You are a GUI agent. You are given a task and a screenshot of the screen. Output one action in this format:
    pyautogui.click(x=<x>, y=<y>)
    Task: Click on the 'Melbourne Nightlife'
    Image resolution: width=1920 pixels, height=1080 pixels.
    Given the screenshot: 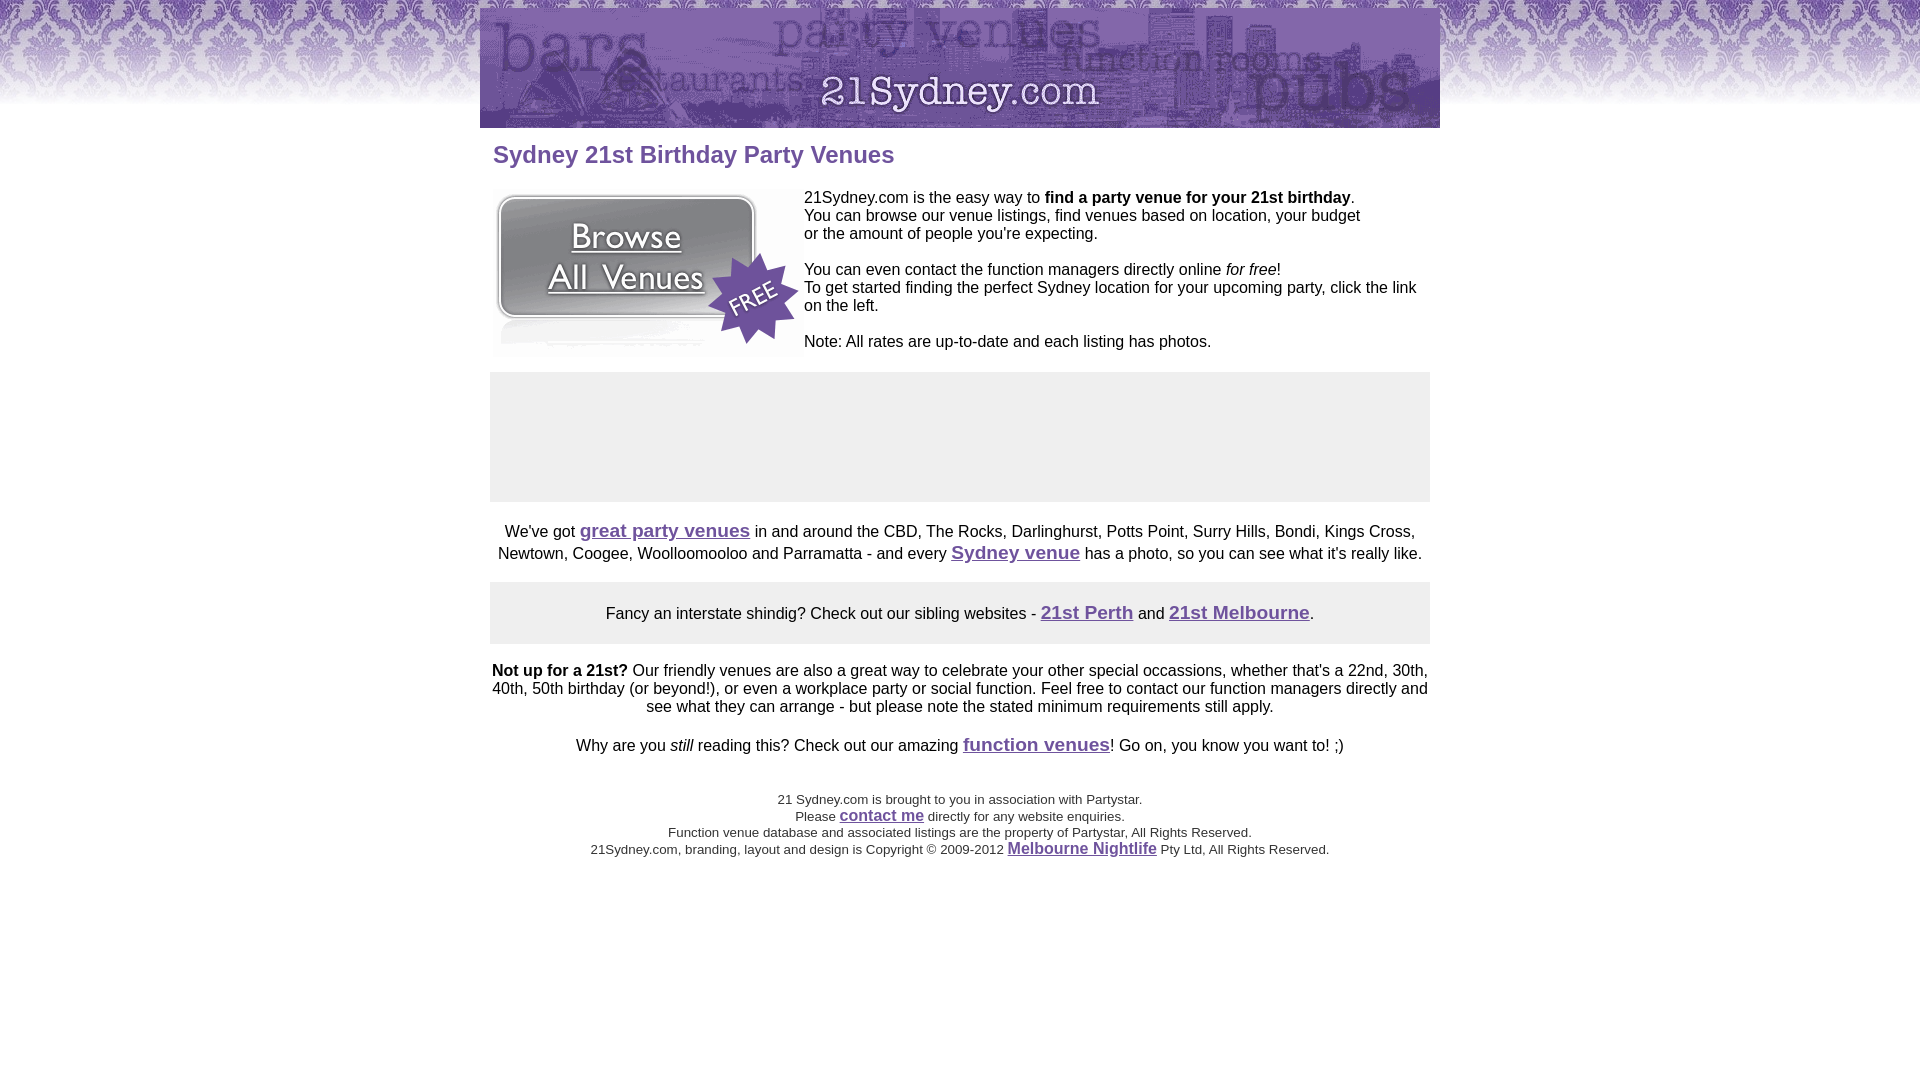 What is the action you would take?
    pyautogui.click(x=1008, y=848)
    